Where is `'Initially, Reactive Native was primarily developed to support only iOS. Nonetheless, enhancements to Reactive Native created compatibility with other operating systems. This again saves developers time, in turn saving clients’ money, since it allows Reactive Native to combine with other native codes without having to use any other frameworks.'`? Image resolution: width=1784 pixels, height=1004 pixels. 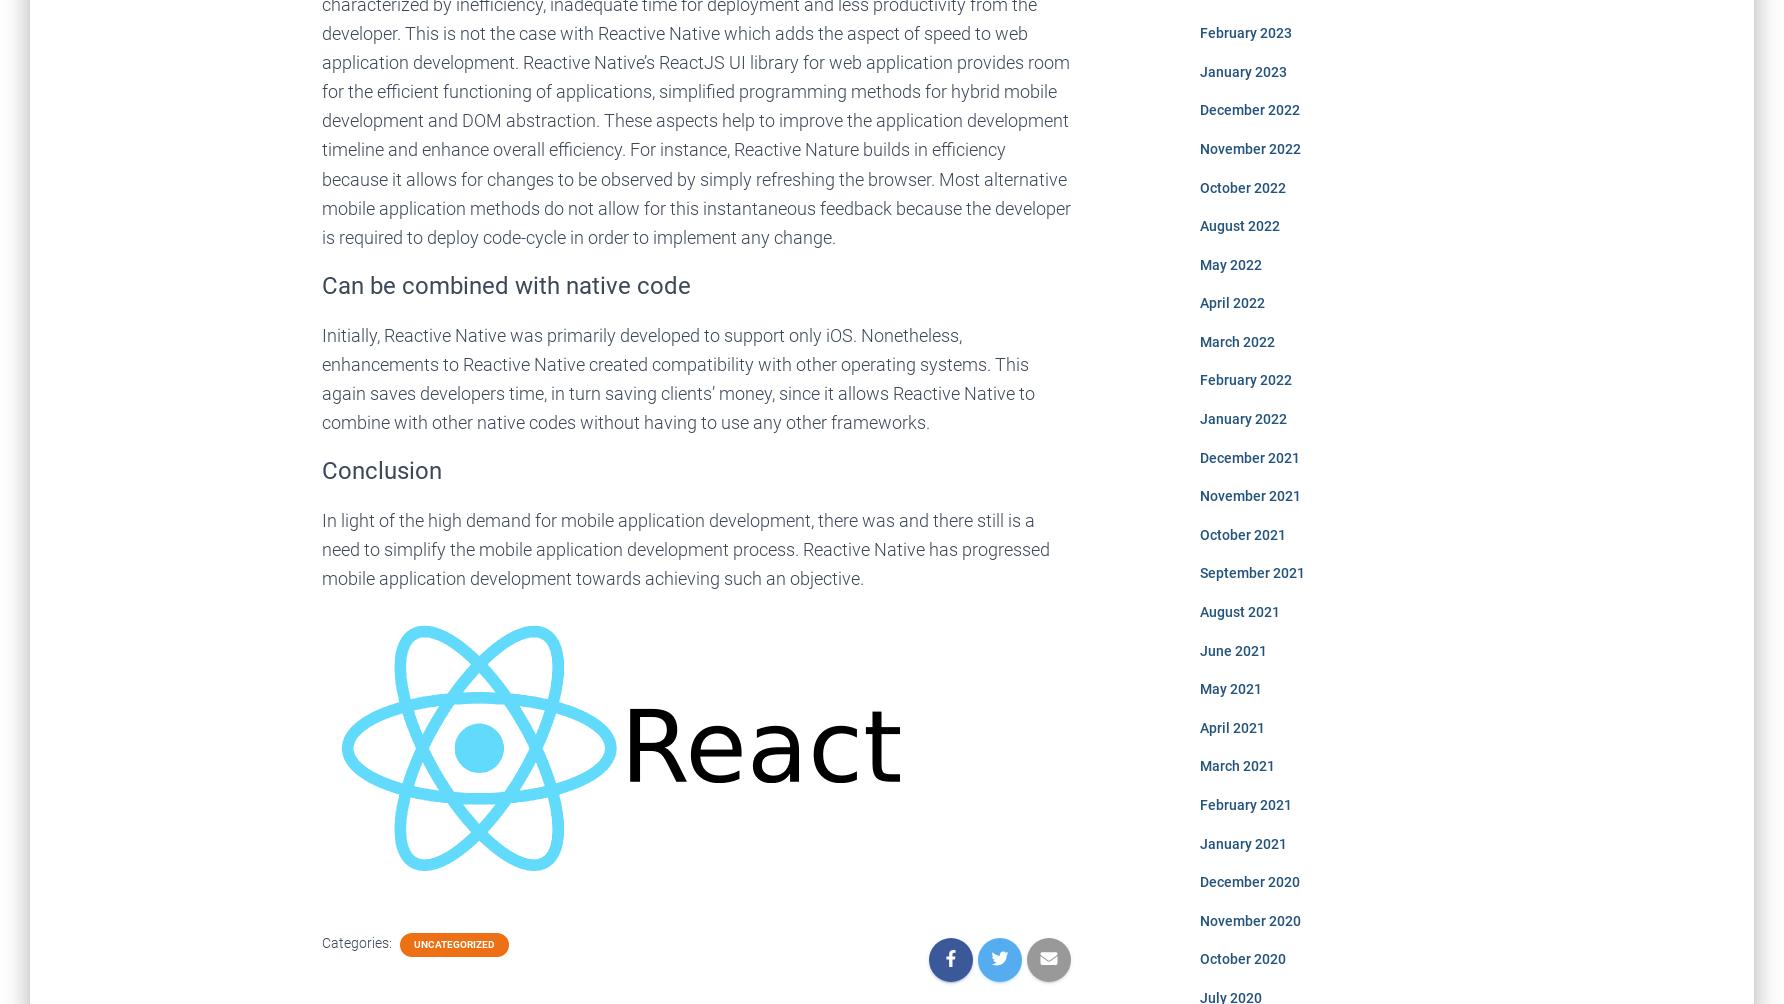
'Initially, Reactive Native was primarily developed to support only iOS. Nonetheless, enhancements to Reactive Native created compatibility with other operating systems. This again saves developers time, in turn saving clients’ money, since it allows Reactive Native to combine with other native codes without having to use any other frameworks.' is located at coordinates (322, 377).